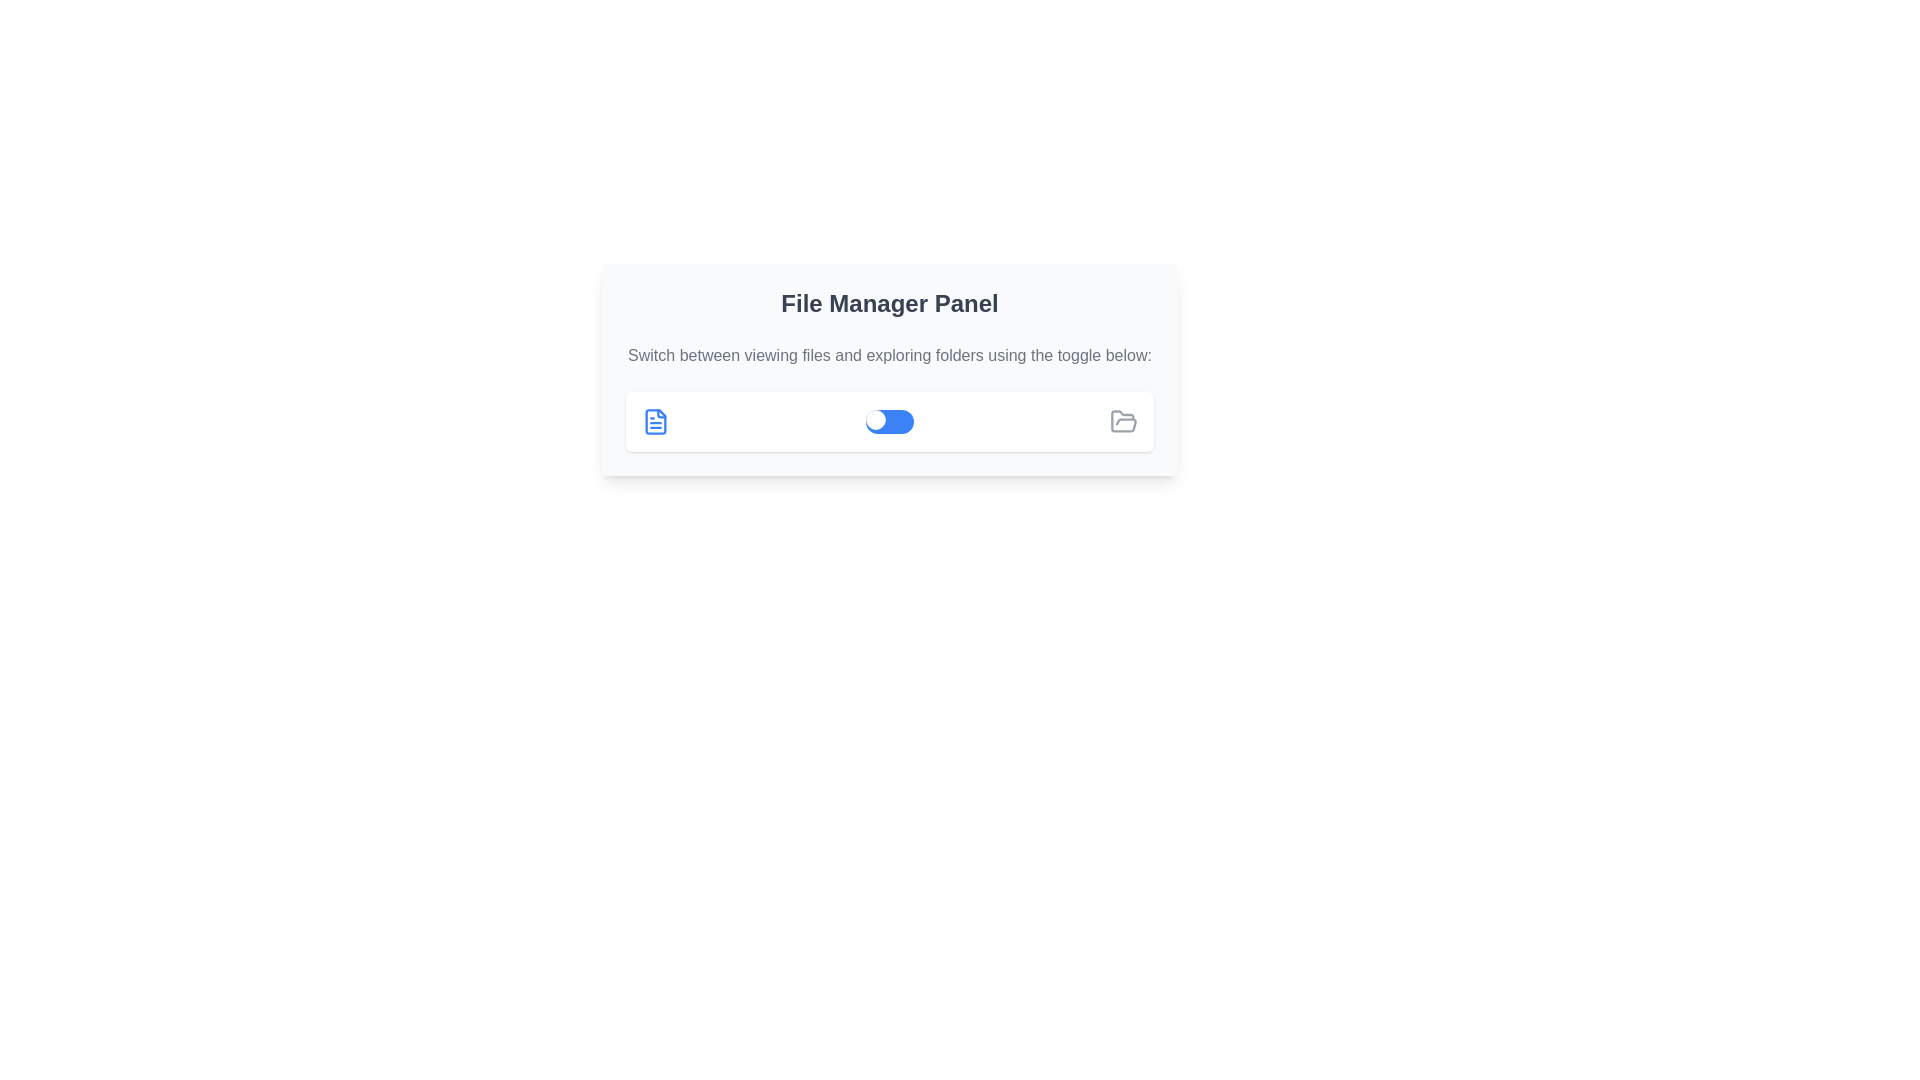  What do you see at coordinates (656, 420) in the screenshot?
I see `the document icon with a blue outline` at bounding box center [656, 420].